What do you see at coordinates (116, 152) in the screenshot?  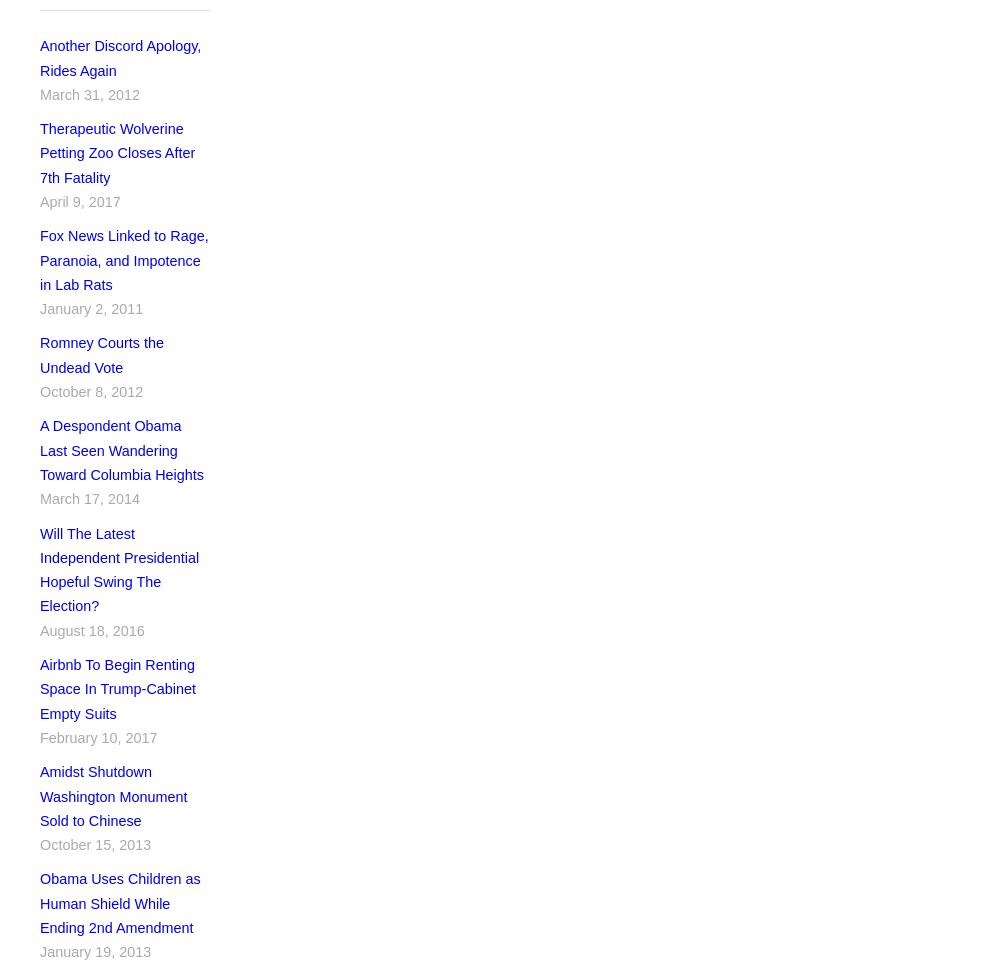 I see `'Therapeutic Wolverine Petting Zoo Closes After 7th Fatality'` at bounding box center [116, 152].